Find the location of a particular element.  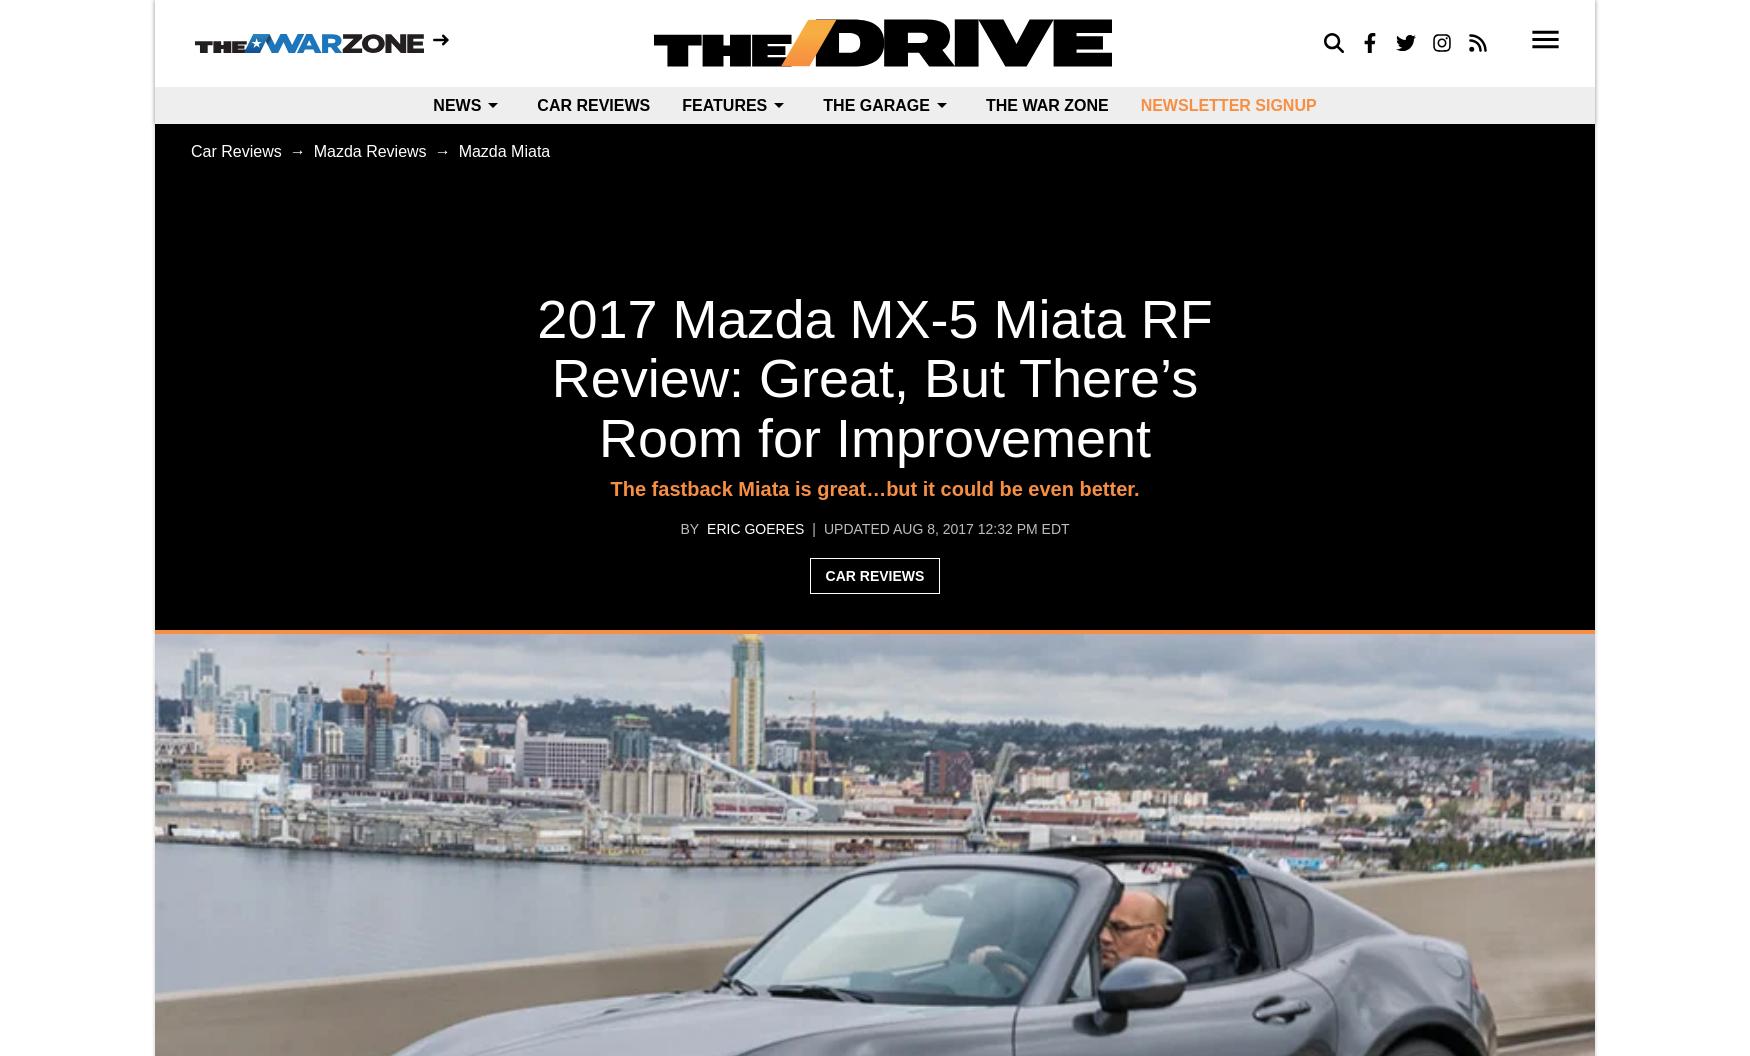

'2017 Mazda MX-5 Miata RF Review: Great, But There’s Room for Improvement' is located at coordinates (536, 377).